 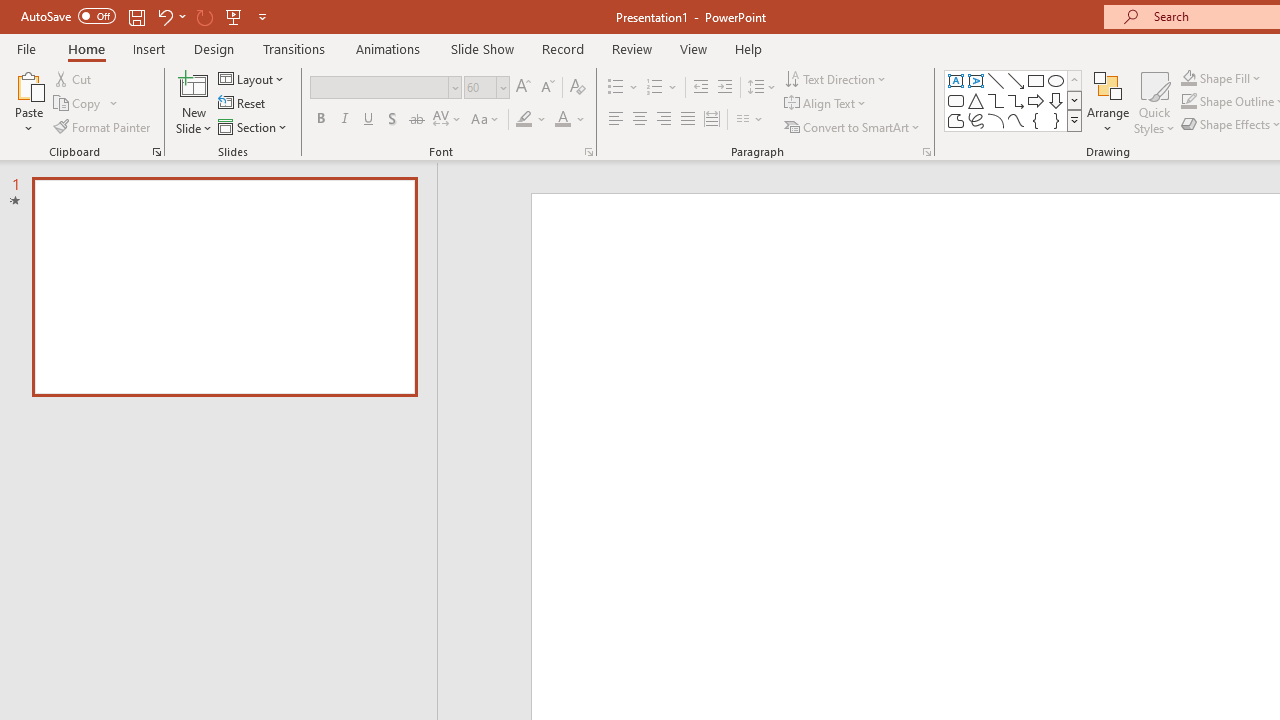 I want to click on 'Line Arrow', so click(x=1016, y=80).